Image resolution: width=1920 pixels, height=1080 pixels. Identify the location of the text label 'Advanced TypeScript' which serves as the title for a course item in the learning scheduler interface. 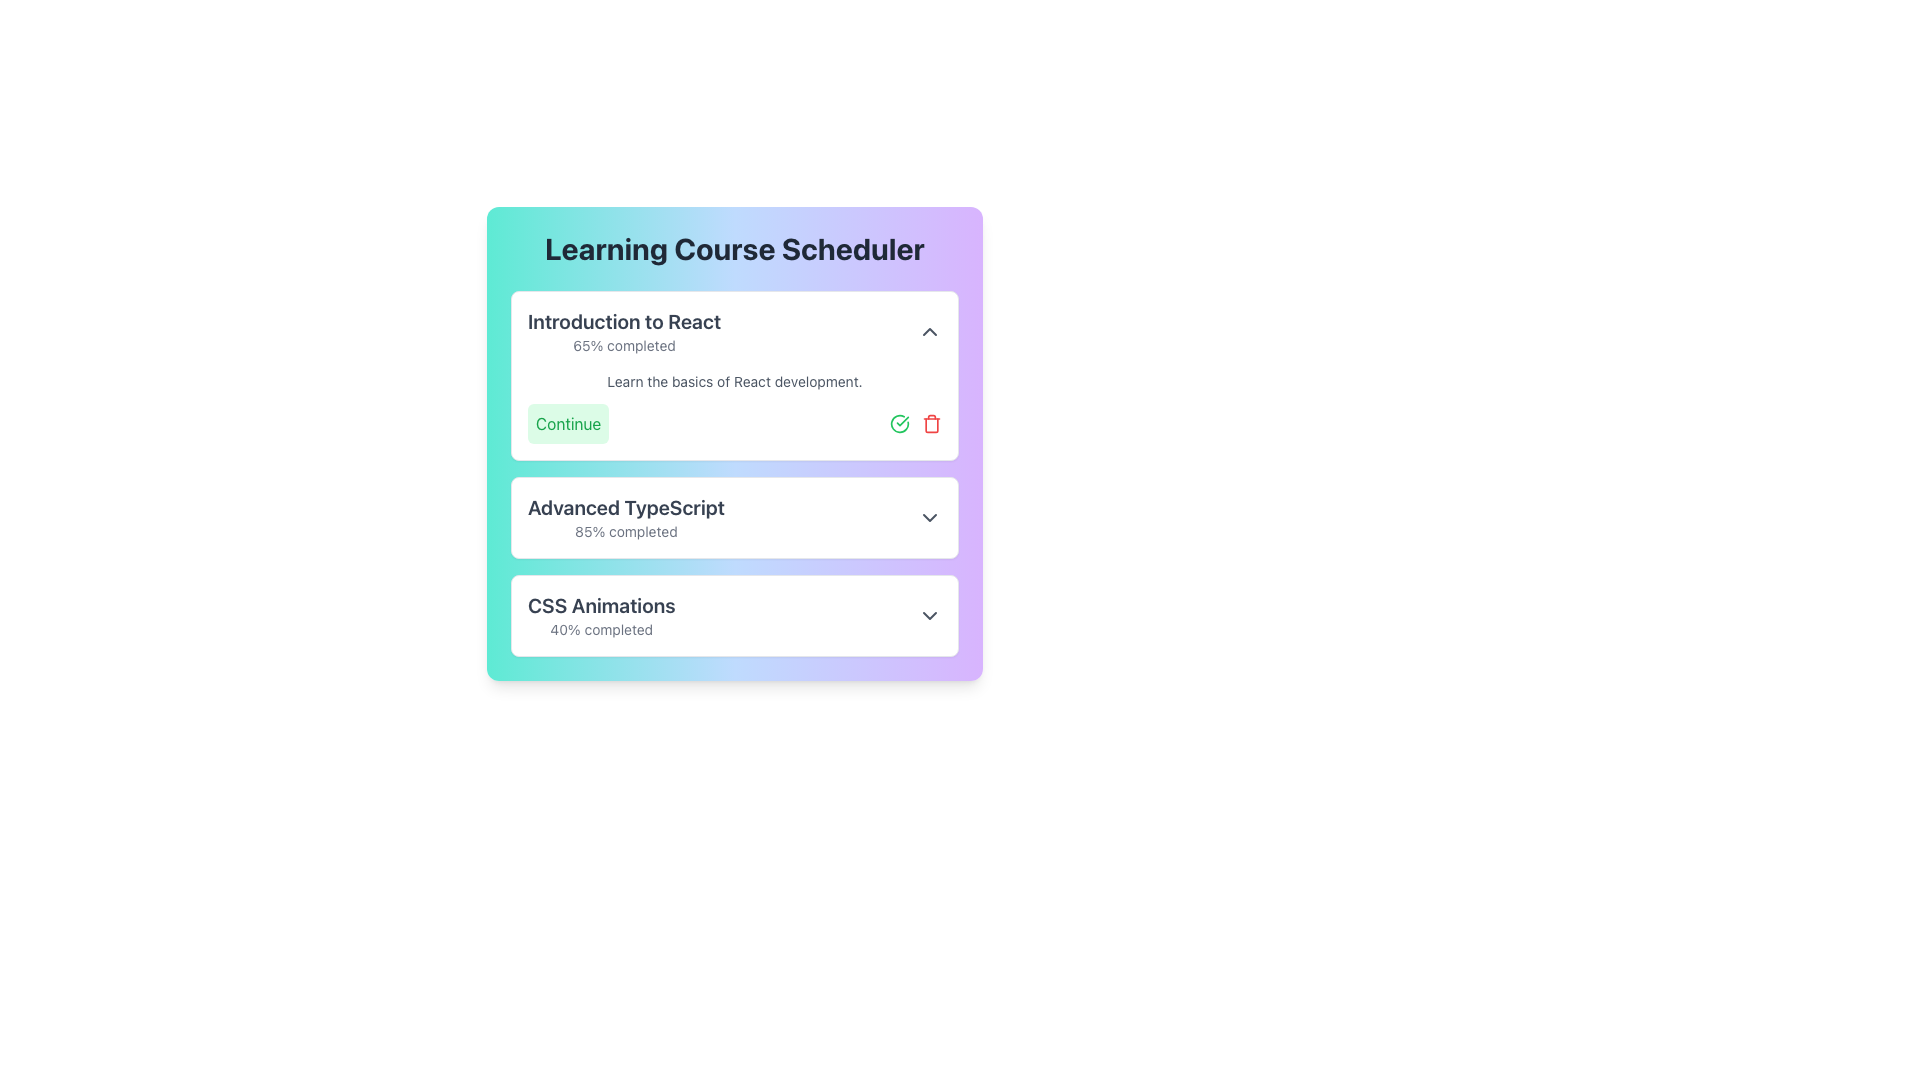
(625, 507).